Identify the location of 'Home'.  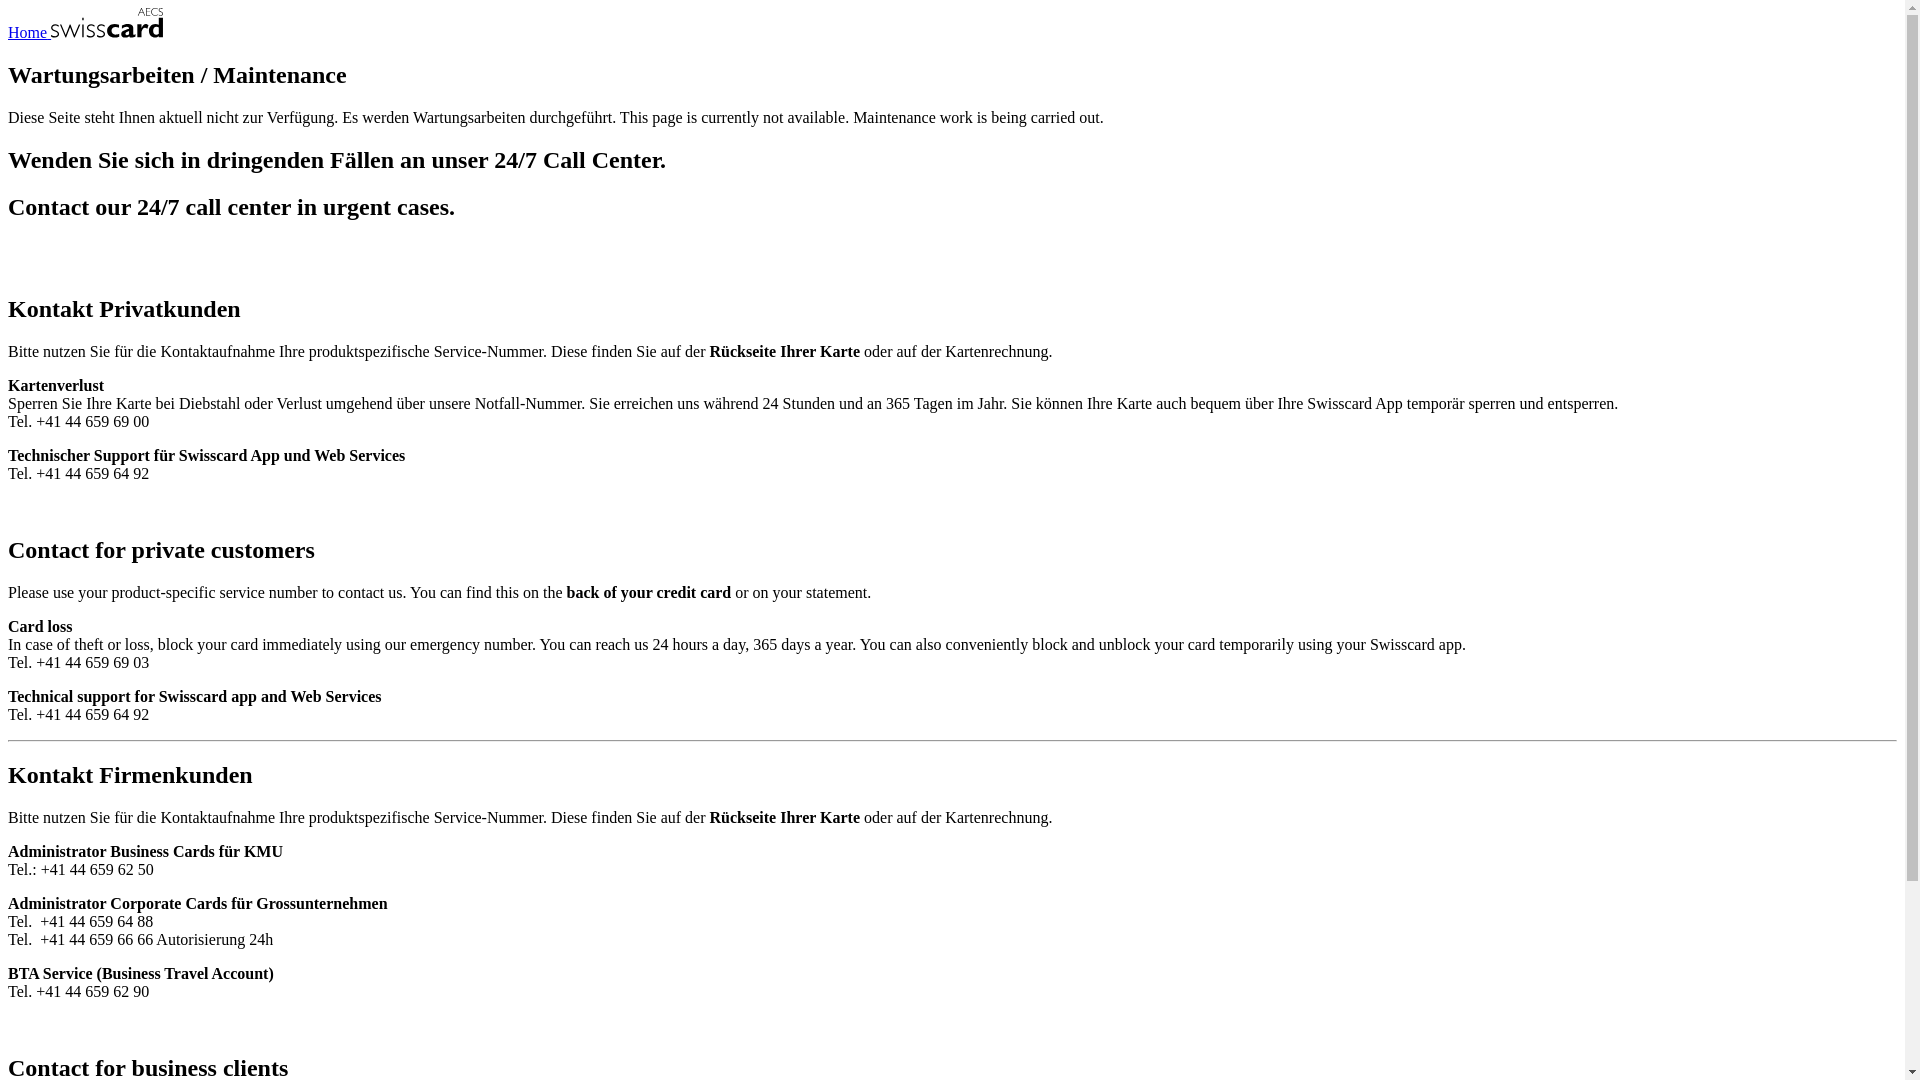
(8, 32).